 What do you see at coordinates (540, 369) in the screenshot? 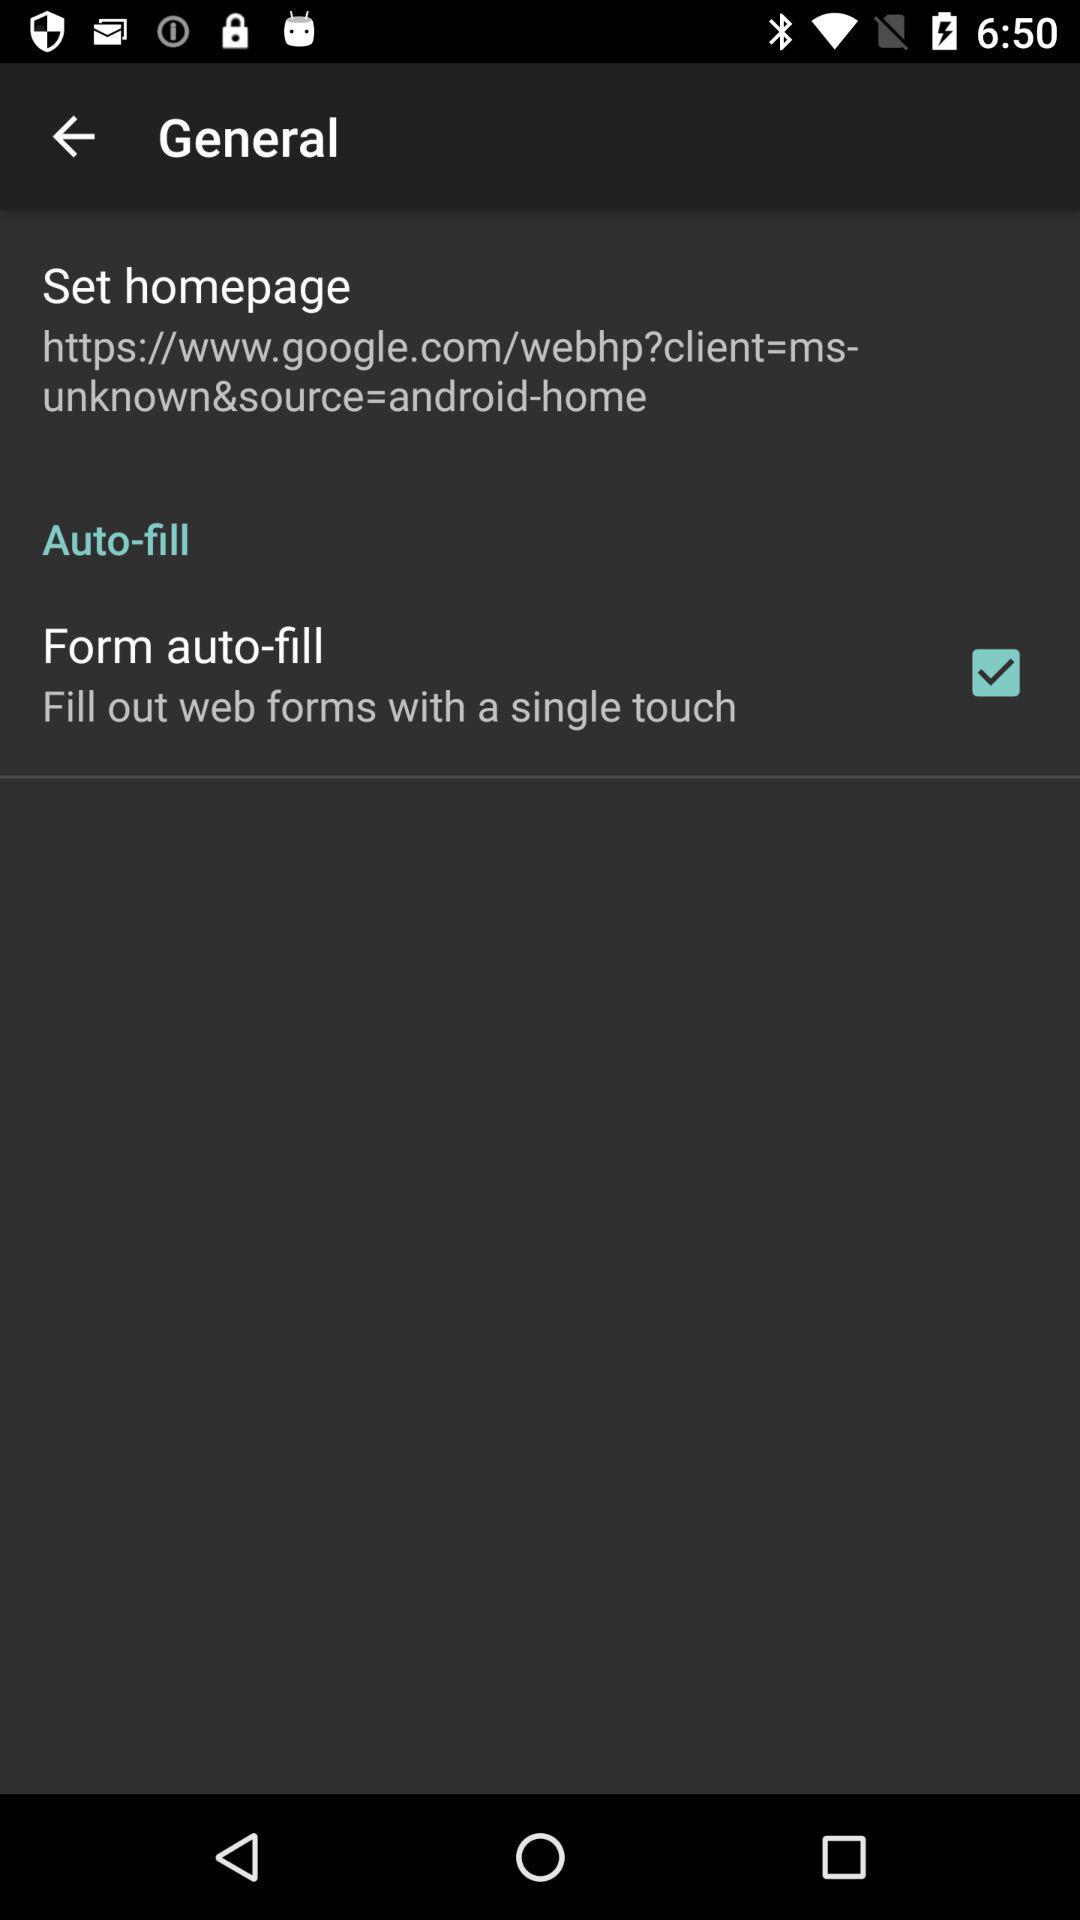
I see `the icon below the set homepage` at bounding box center [540, 369].